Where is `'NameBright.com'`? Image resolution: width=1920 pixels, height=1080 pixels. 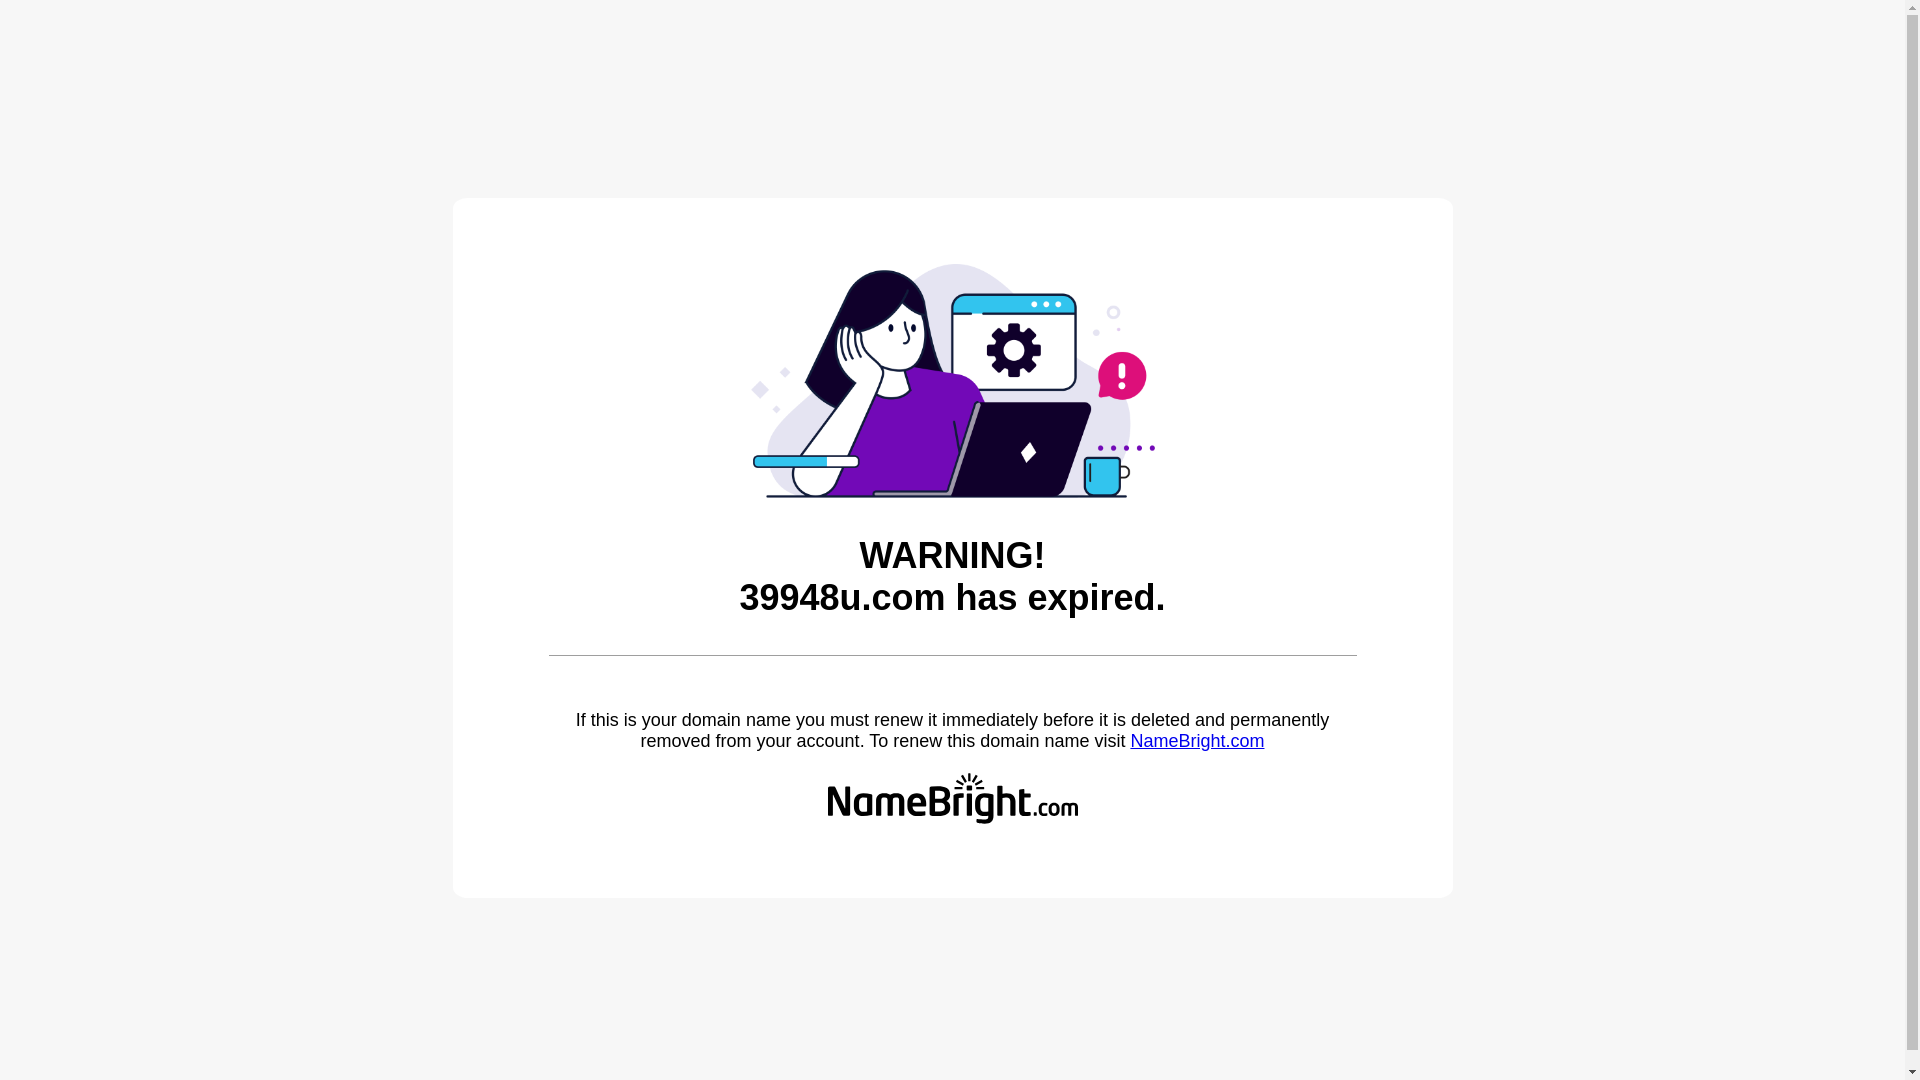
'NameBright.com' is located at coordinates (1196, 740).